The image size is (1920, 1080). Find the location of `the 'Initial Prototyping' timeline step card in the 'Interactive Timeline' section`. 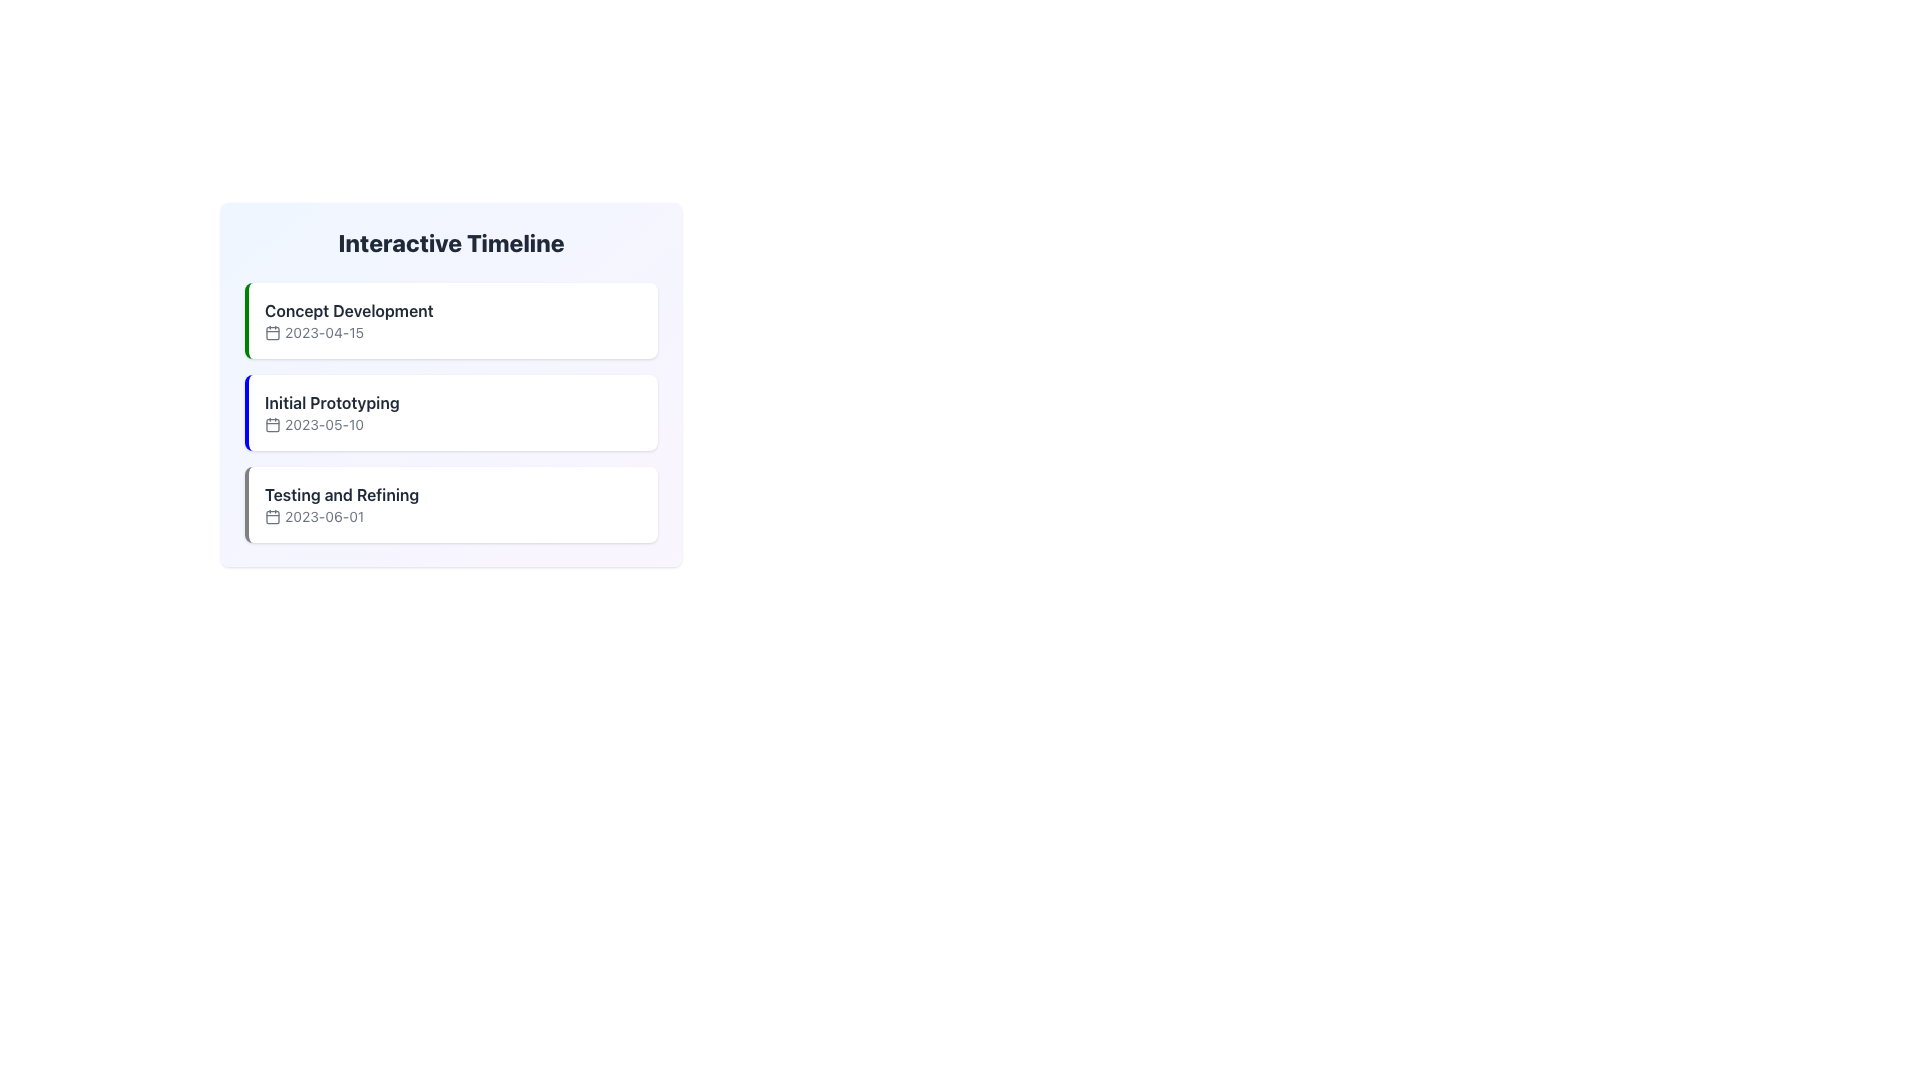

the 'Initial Prototyping' timeline step card in the 'Interactive Timeline' section is located at coordinates (450, 411).